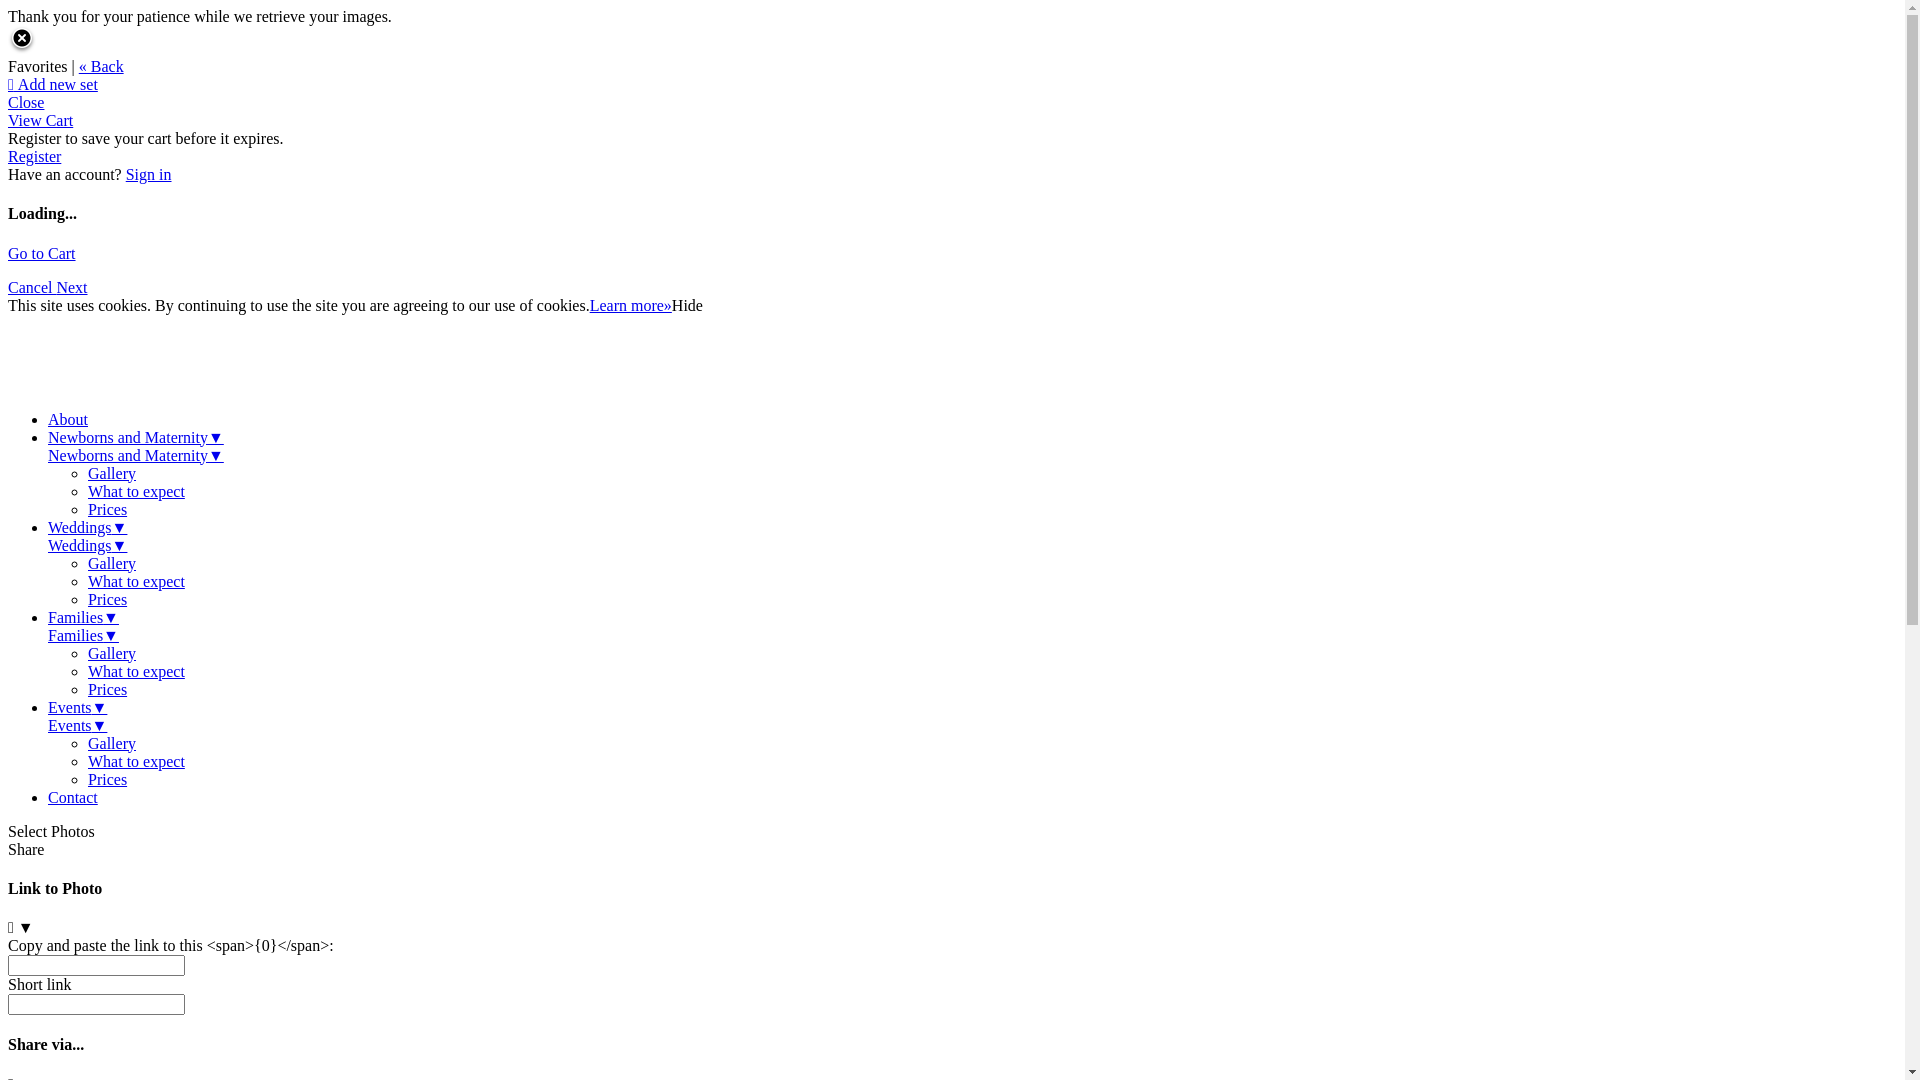 The width and height of the screenshot is (1920, 1080). I want to click on 'Hide', so click(687, 305).